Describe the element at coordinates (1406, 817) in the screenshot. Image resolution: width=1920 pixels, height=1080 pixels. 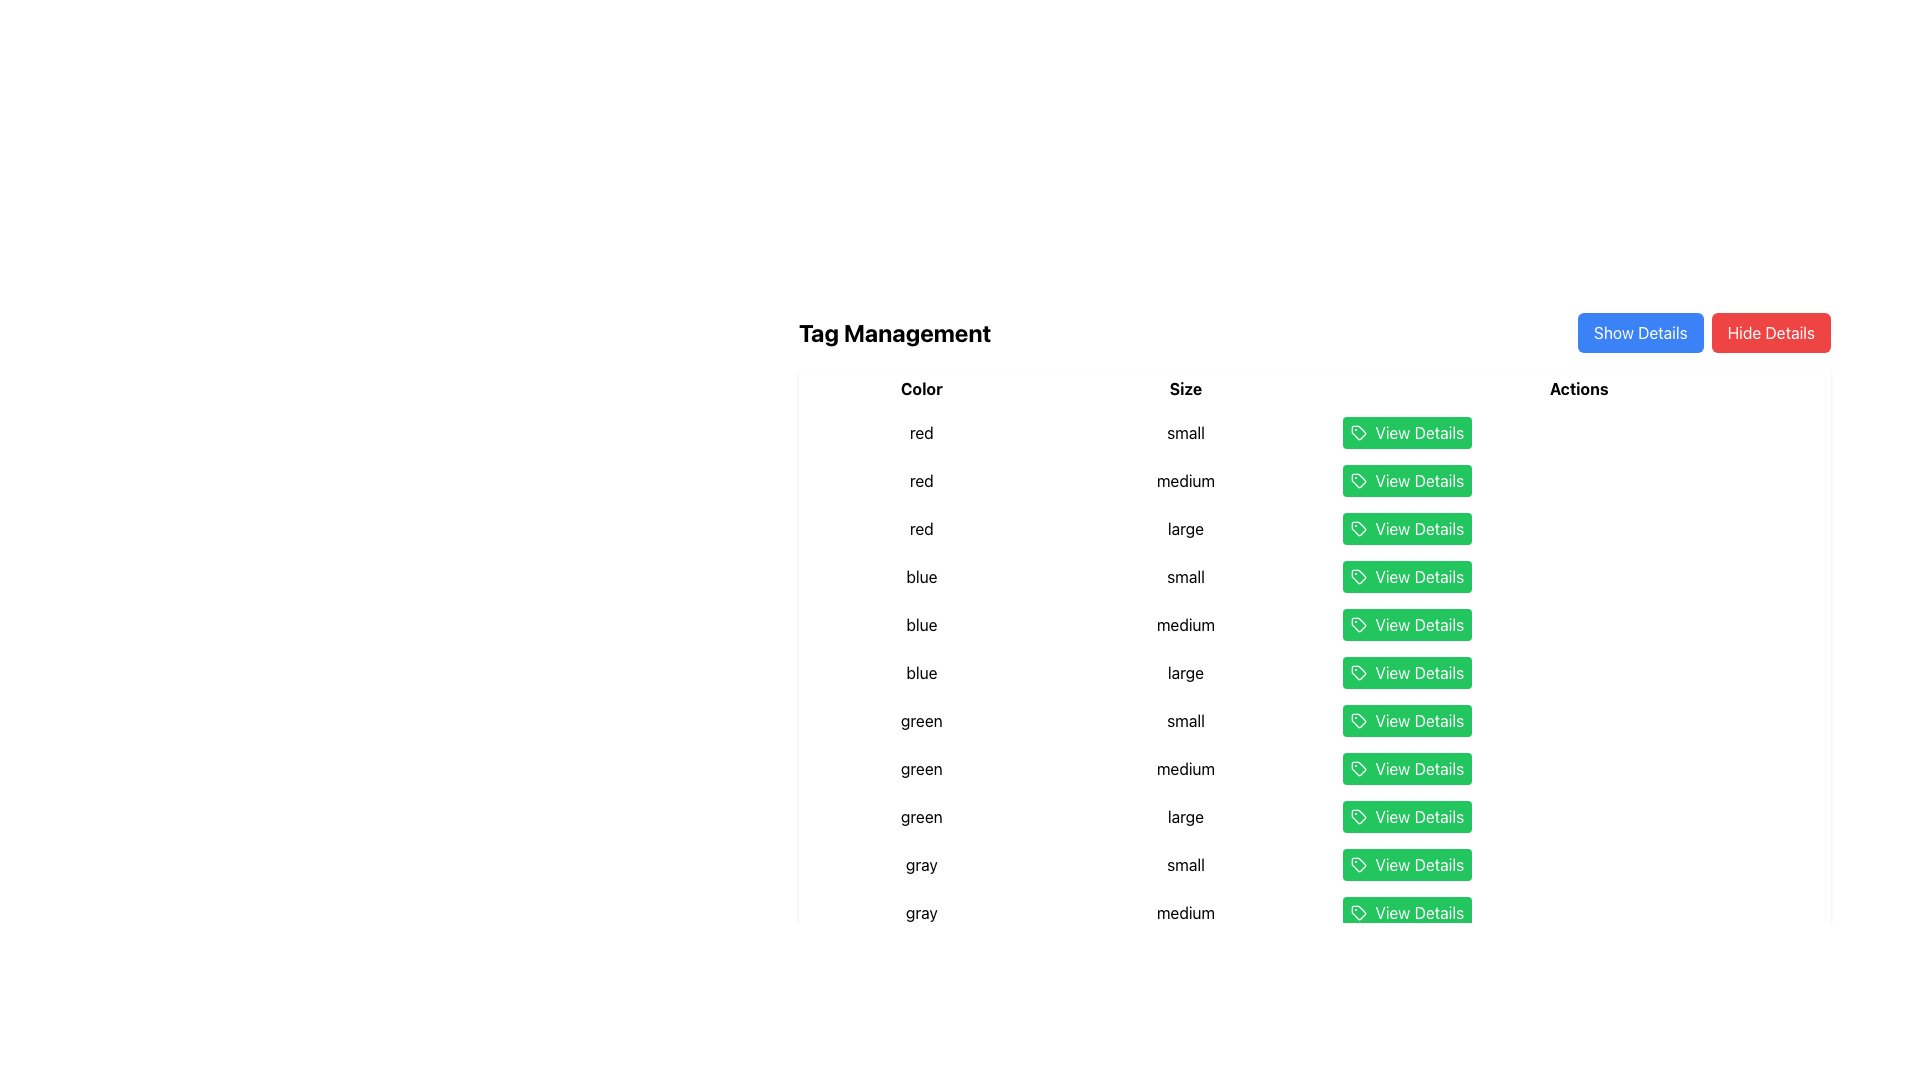
I see `the button in the 'Actions' section of the table that corresponds to the 'green, large' tag in the ninth row` at that location.